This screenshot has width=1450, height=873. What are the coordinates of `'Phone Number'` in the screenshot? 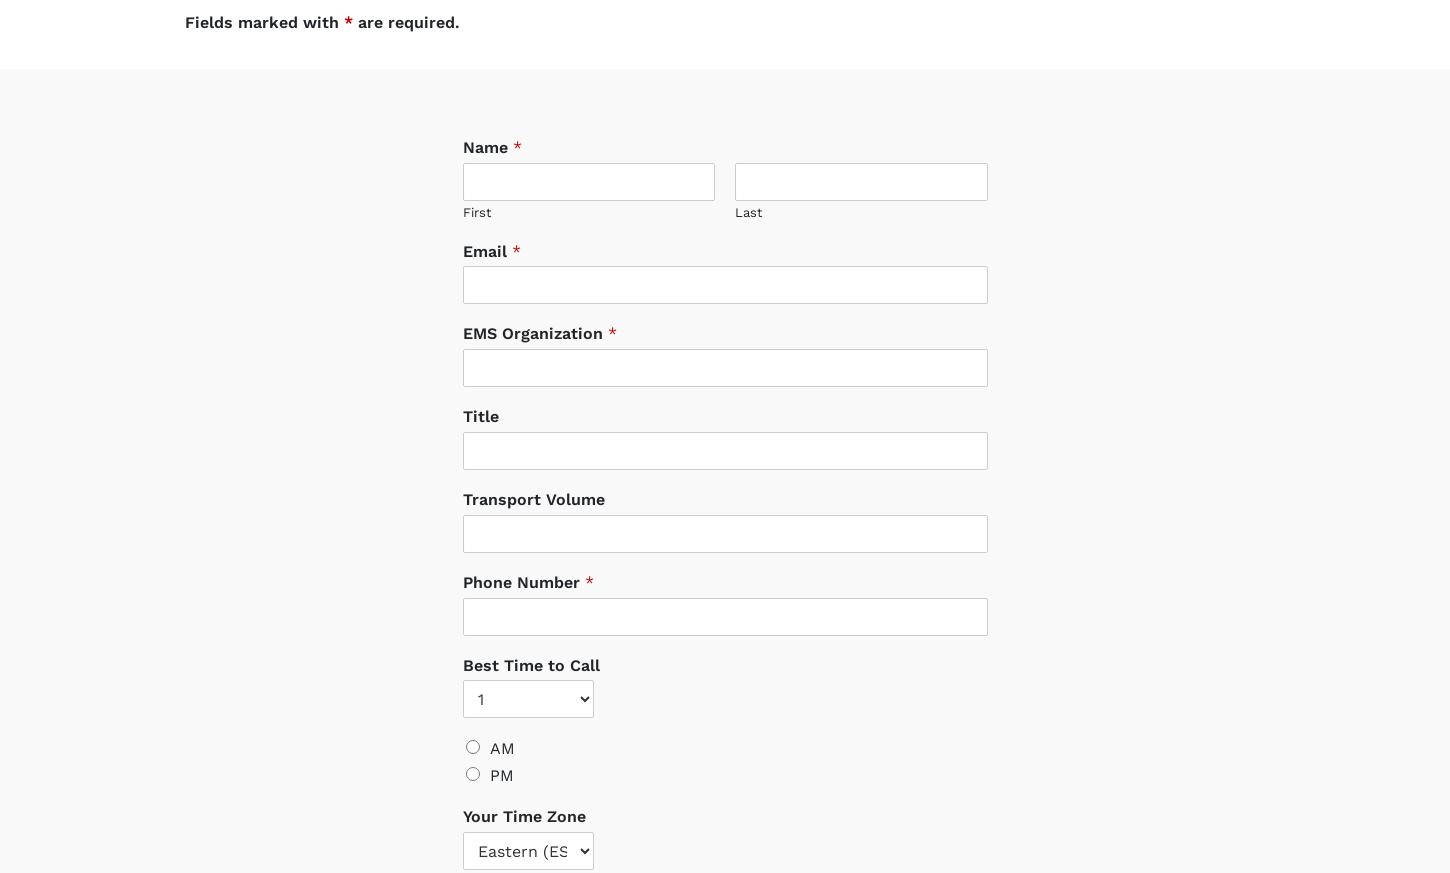 It's located at (460, 561).